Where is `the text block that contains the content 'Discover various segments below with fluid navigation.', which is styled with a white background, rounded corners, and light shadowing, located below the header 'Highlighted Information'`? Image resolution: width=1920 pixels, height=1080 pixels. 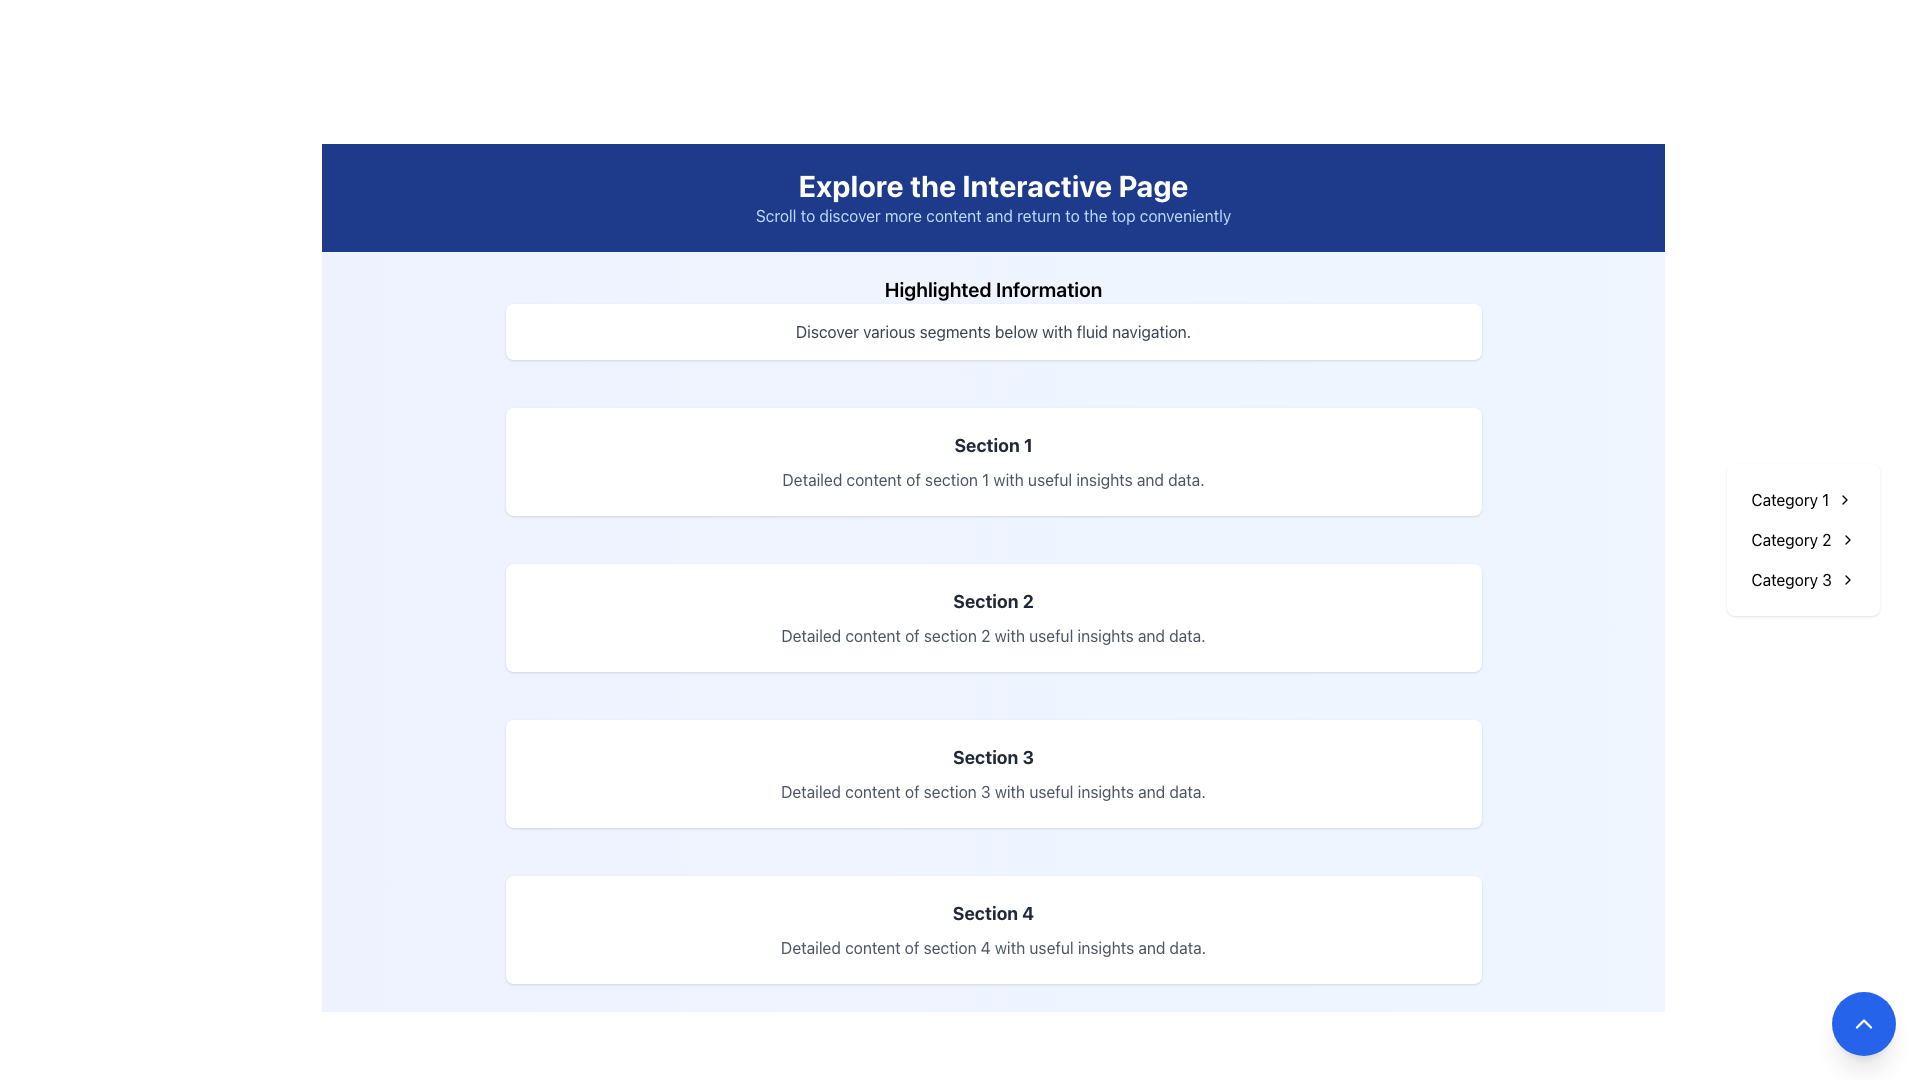 the text block that contains the content 'Discover various segments below with fluid navigation.', which is styled with a white background, rounded corners, and light shadowing, located below the header 'Highlighted Information' is located at coordinates (993, 330).